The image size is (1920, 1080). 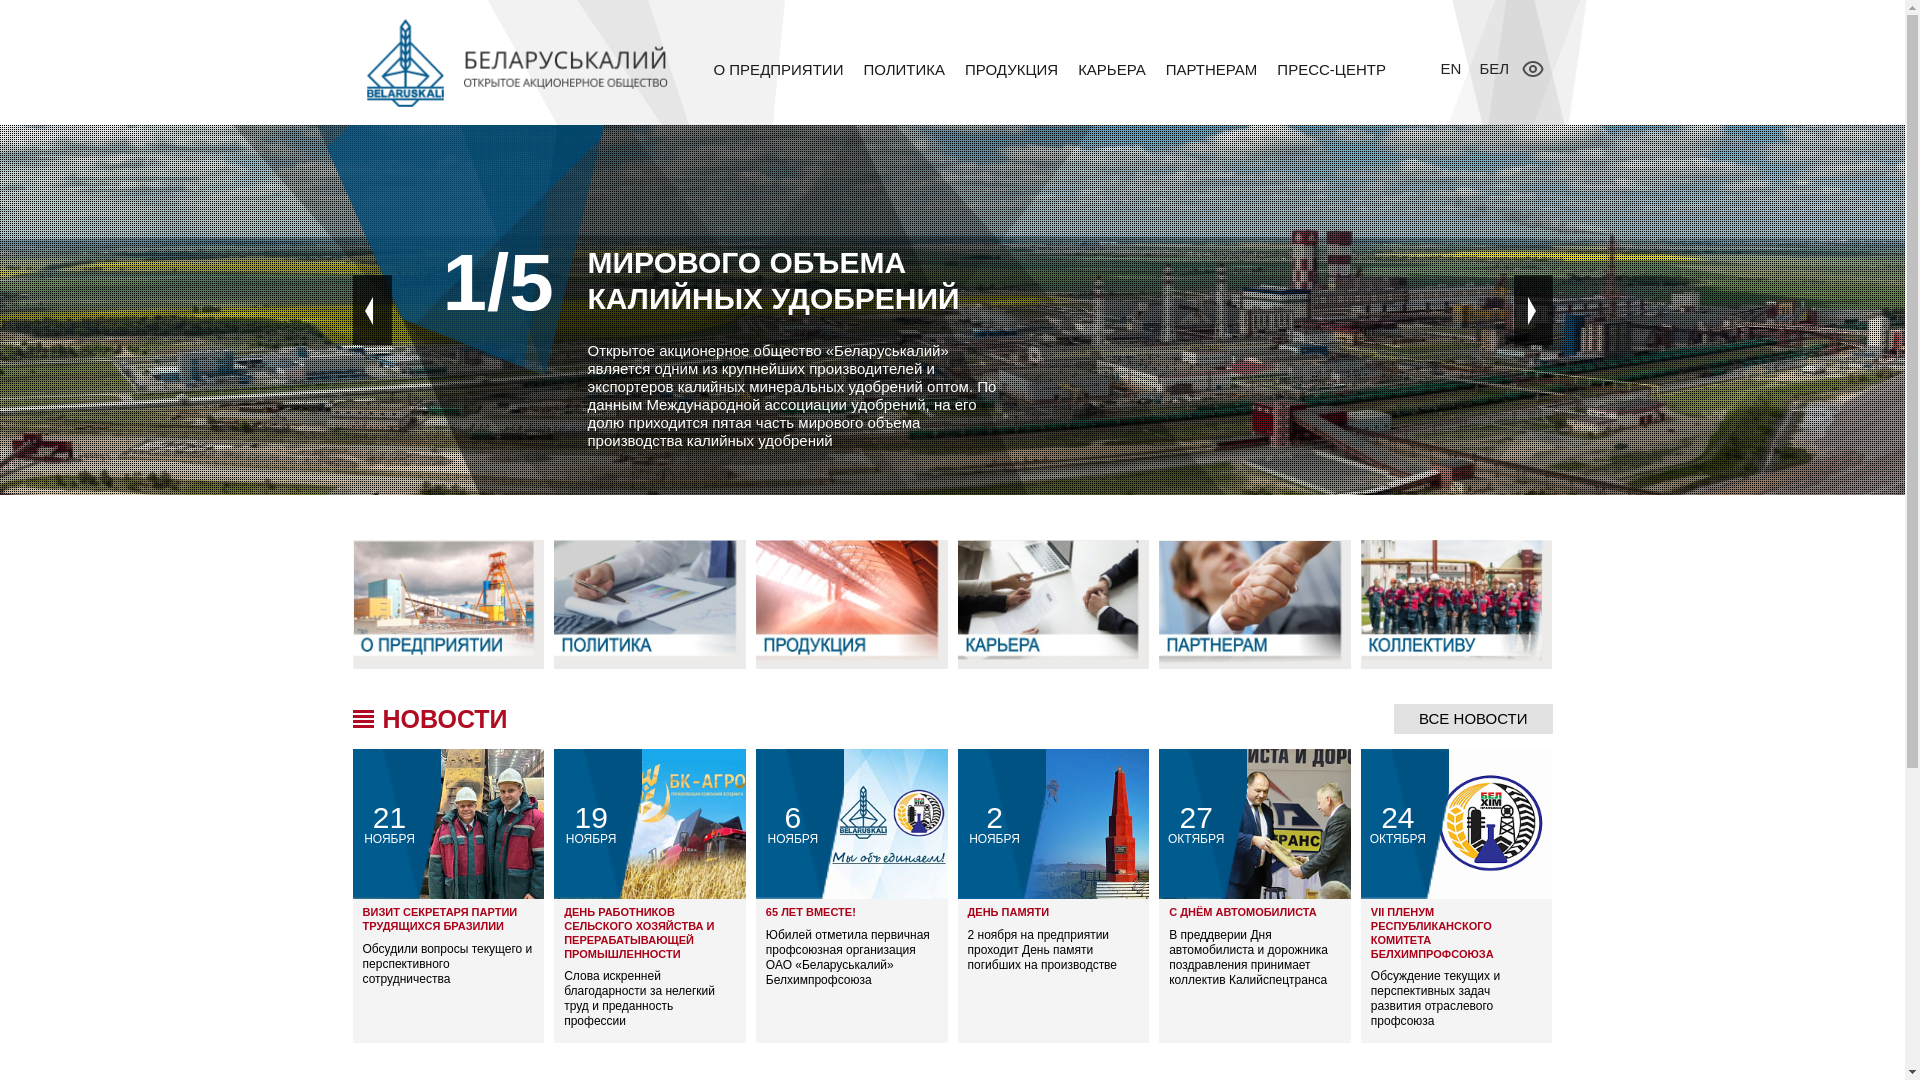 I want to click on 'EN', so click(x=1454, y=67).